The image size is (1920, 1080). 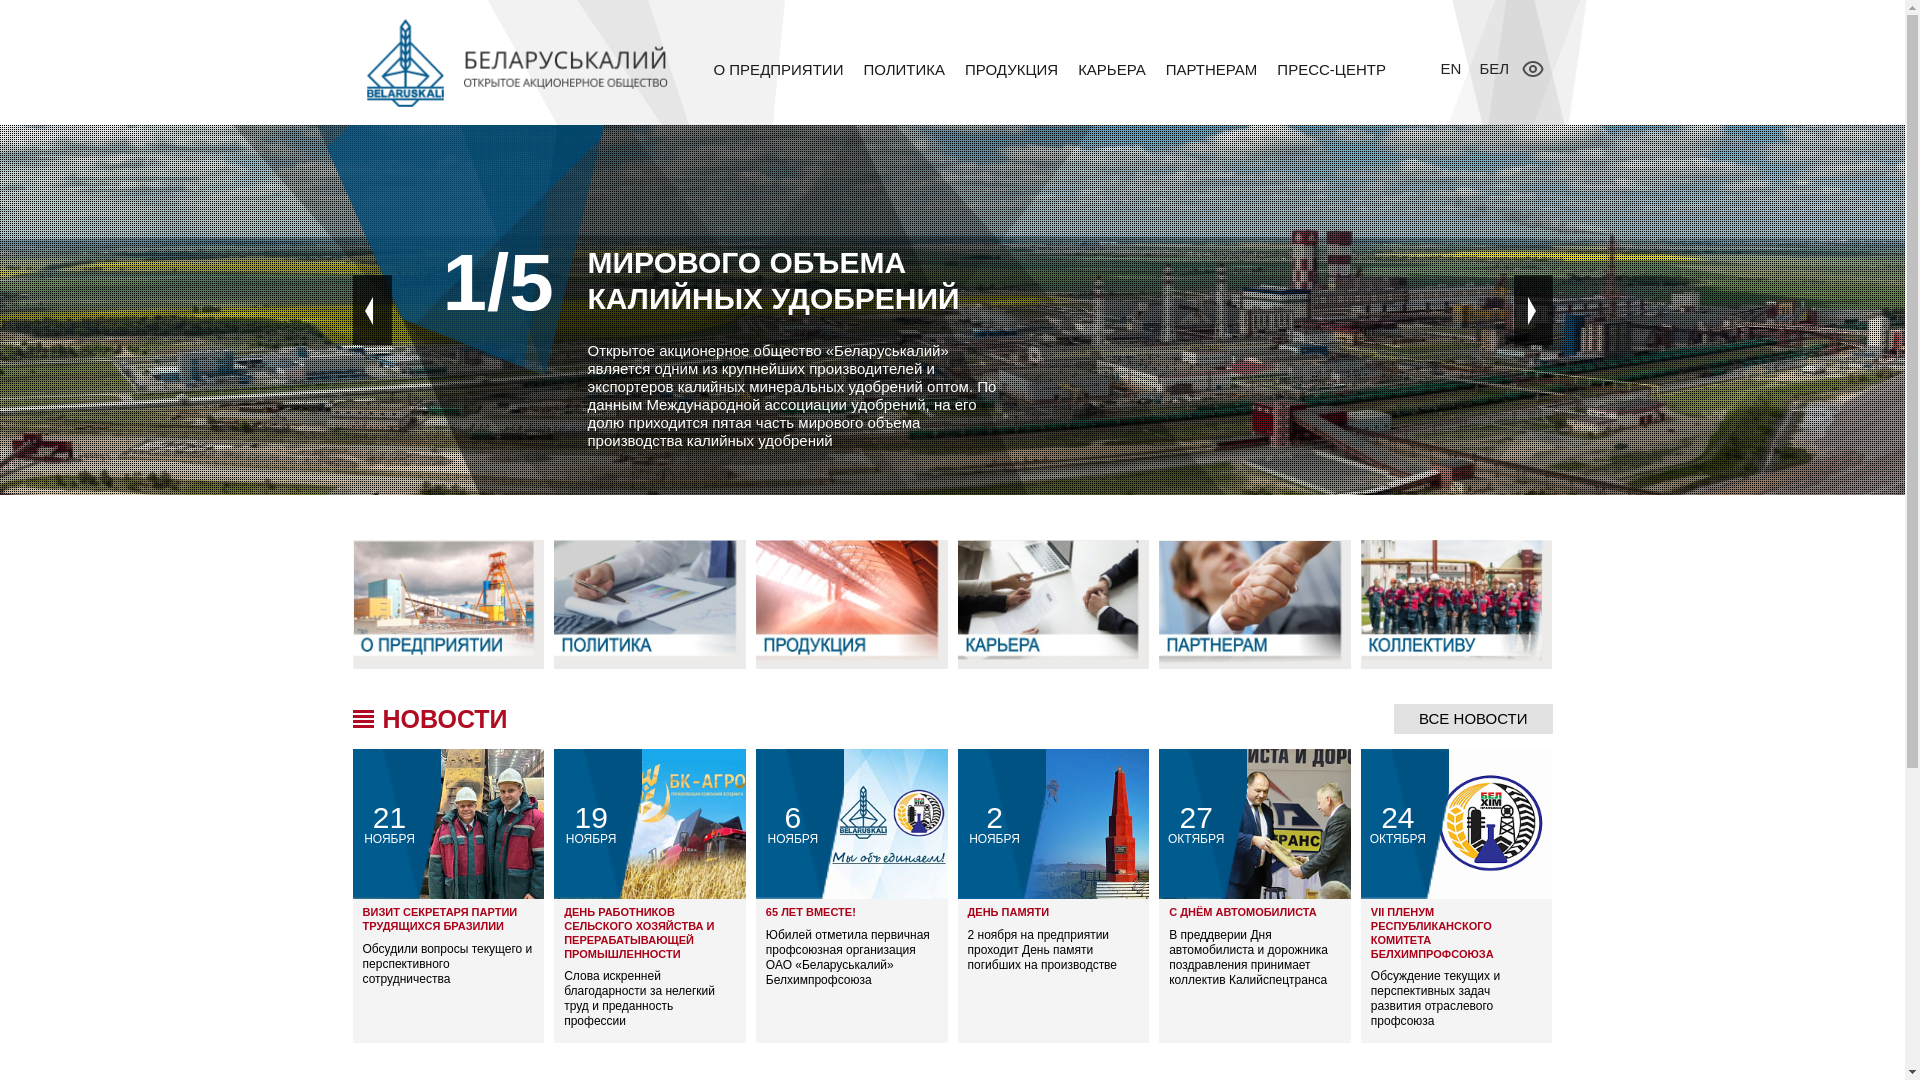 I want to click on 'EN', so click(x=1454, y=67).